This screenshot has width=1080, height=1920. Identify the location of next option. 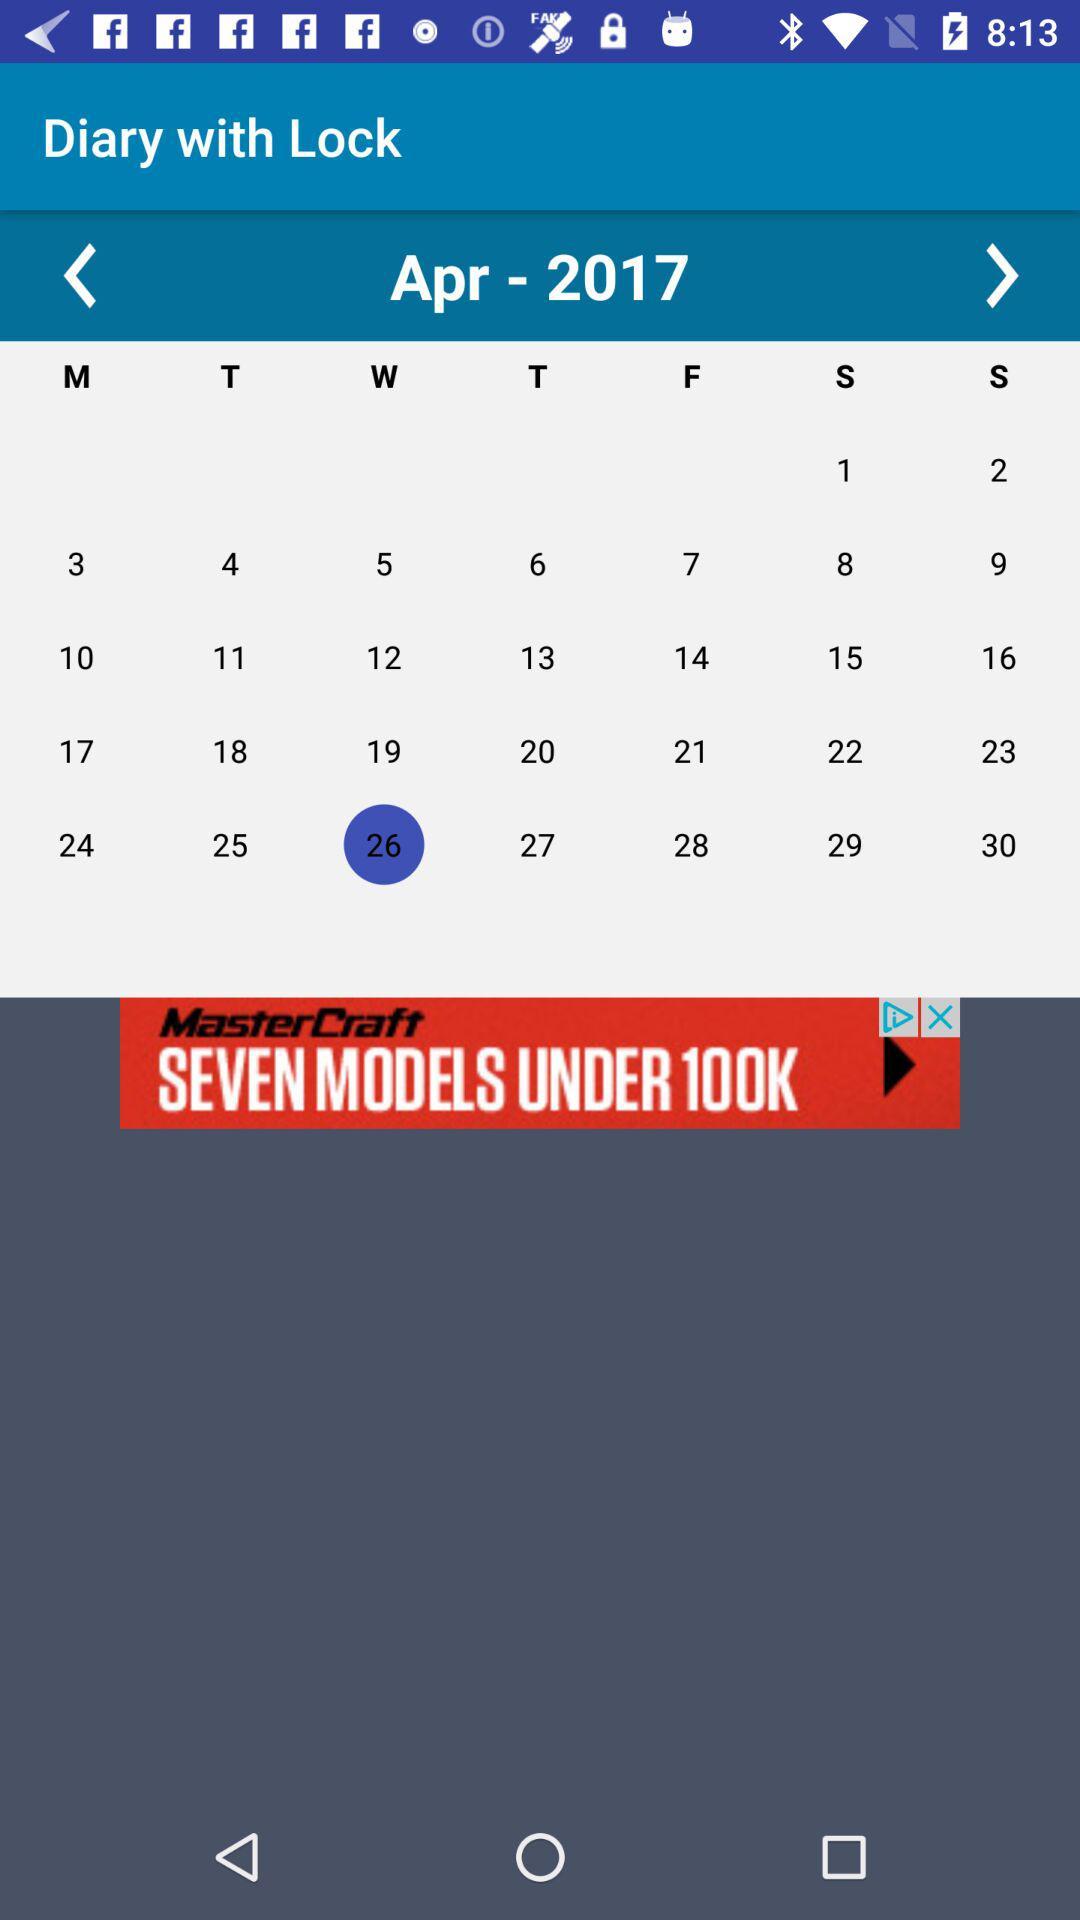
(1001, 274).